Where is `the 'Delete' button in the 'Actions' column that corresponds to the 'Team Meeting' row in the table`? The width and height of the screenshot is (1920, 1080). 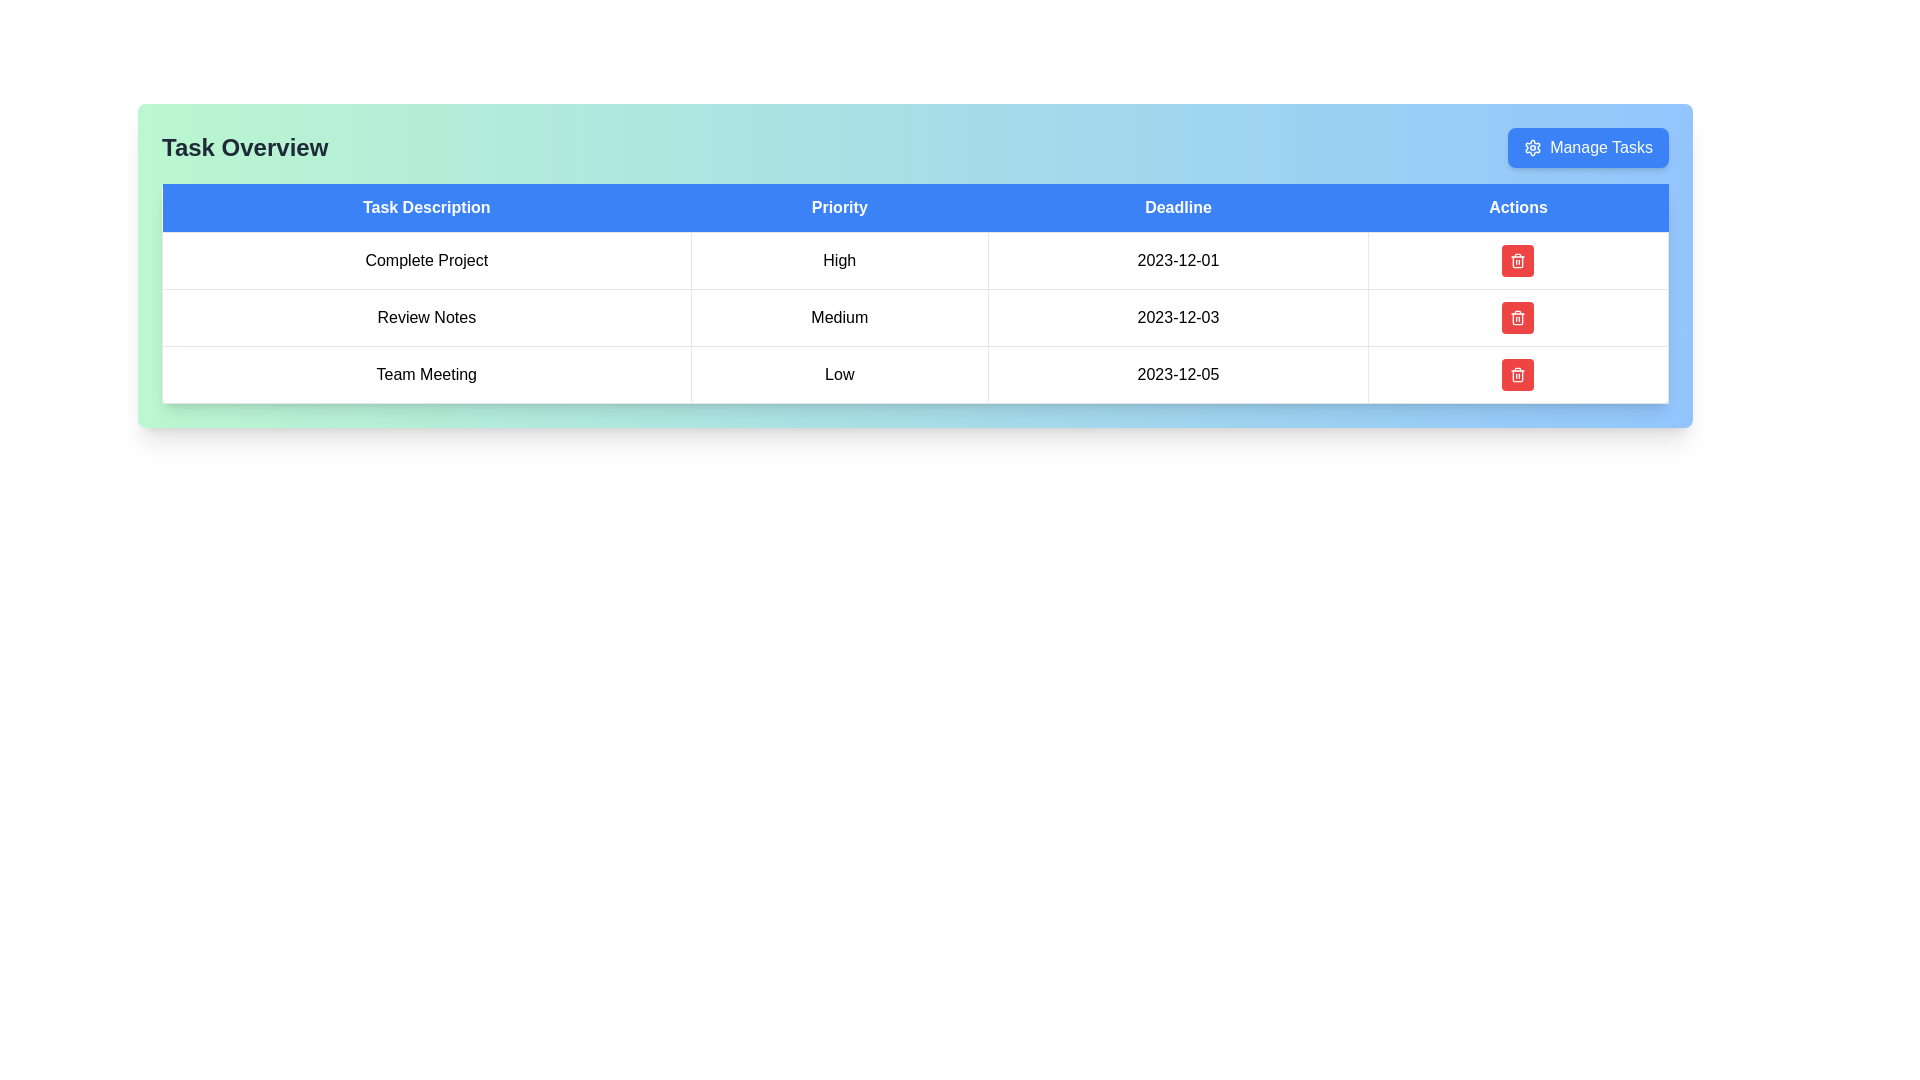 the 'Delete' button in the 'Actions' column that corresponds to the 'Team Meeting' row in the table is located at coordinates (1518, 374).